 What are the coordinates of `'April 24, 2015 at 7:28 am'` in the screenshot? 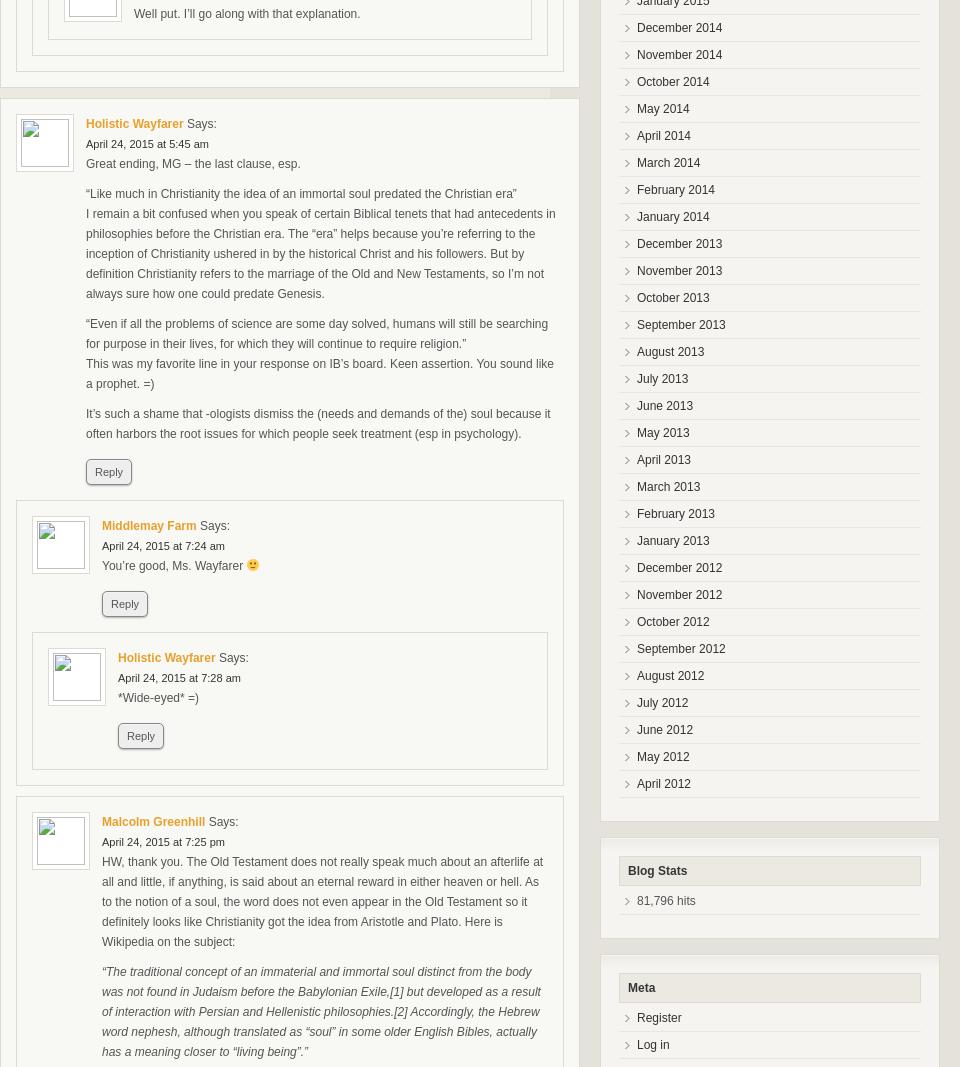 It's located at (178, 677).